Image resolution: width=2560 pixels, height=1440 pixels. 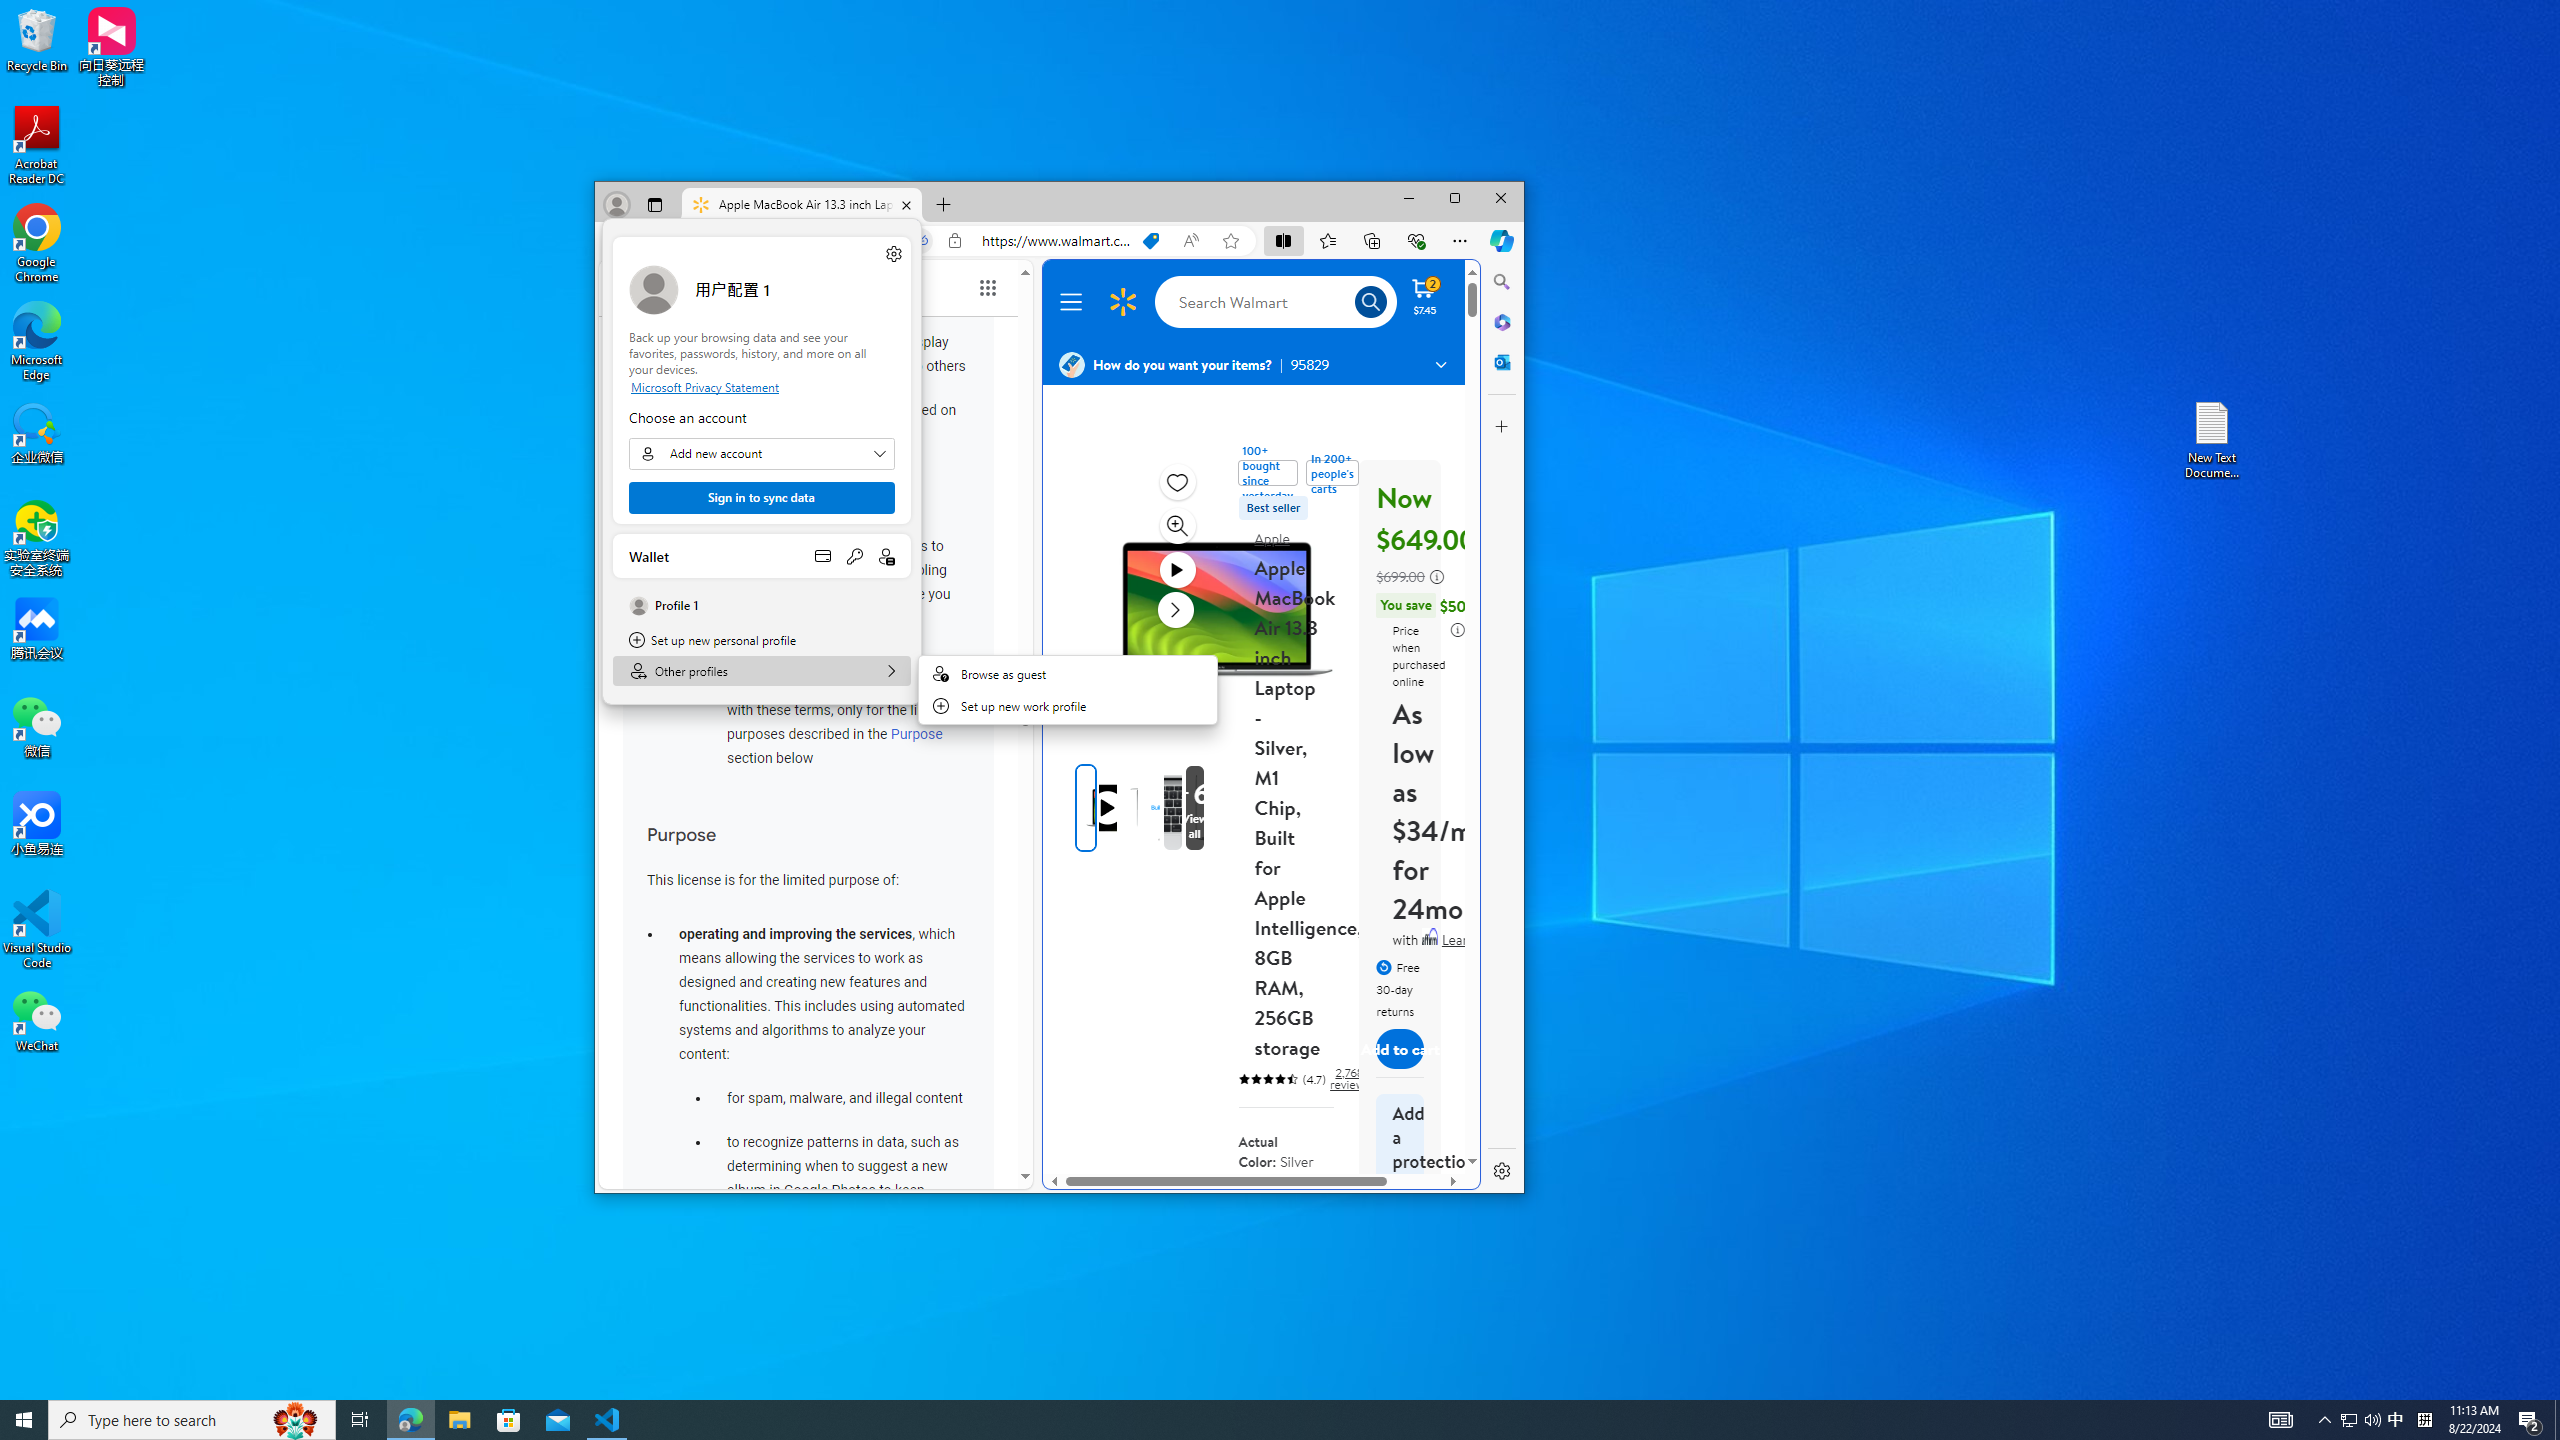 What do you see at coordinates (893, 253) in the screenshot?
I see `'Manage profile settings'` at bounding box center [893, 253].